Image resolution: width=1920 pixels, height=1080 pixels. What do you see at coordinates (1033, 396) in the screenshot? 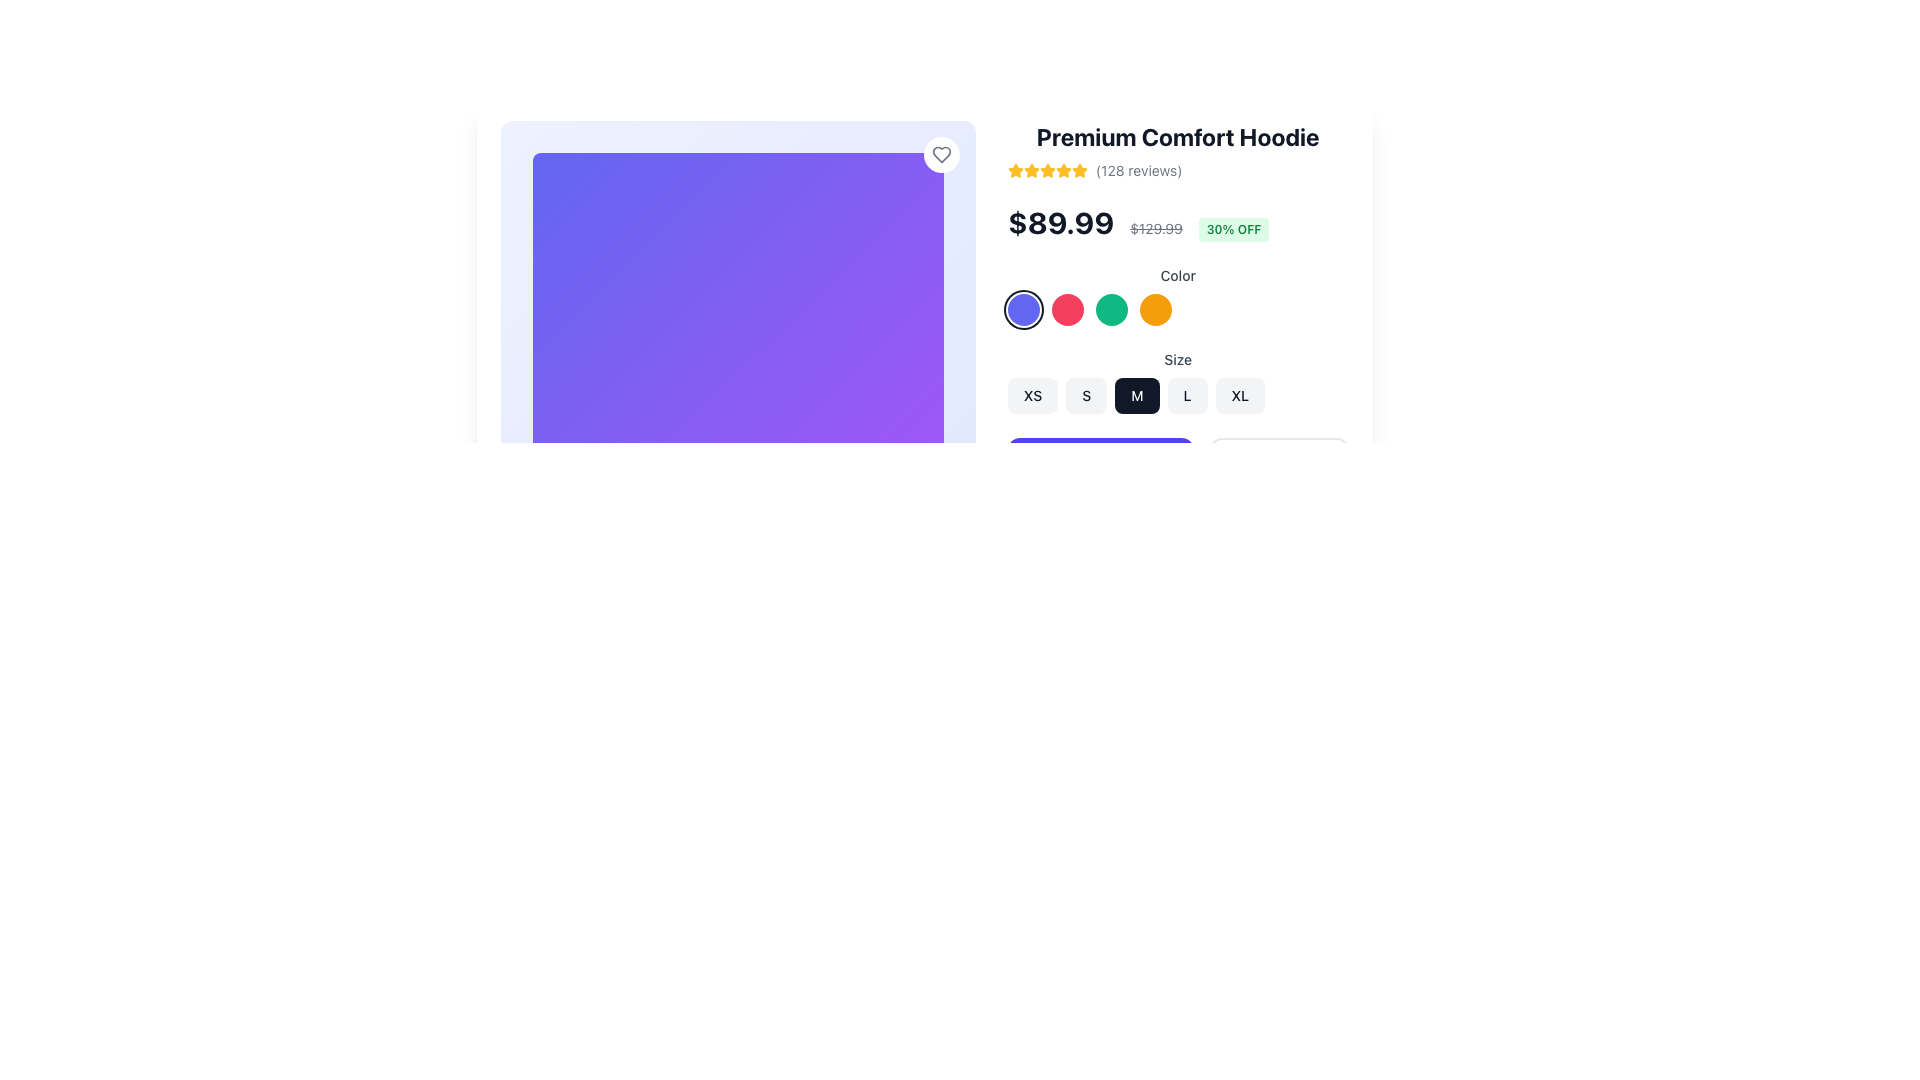
I see `the 'XS' button, which is a rectangular button with rounded corners and a light gray background, to observe the styling changes` at bounding box center [1033, 396].